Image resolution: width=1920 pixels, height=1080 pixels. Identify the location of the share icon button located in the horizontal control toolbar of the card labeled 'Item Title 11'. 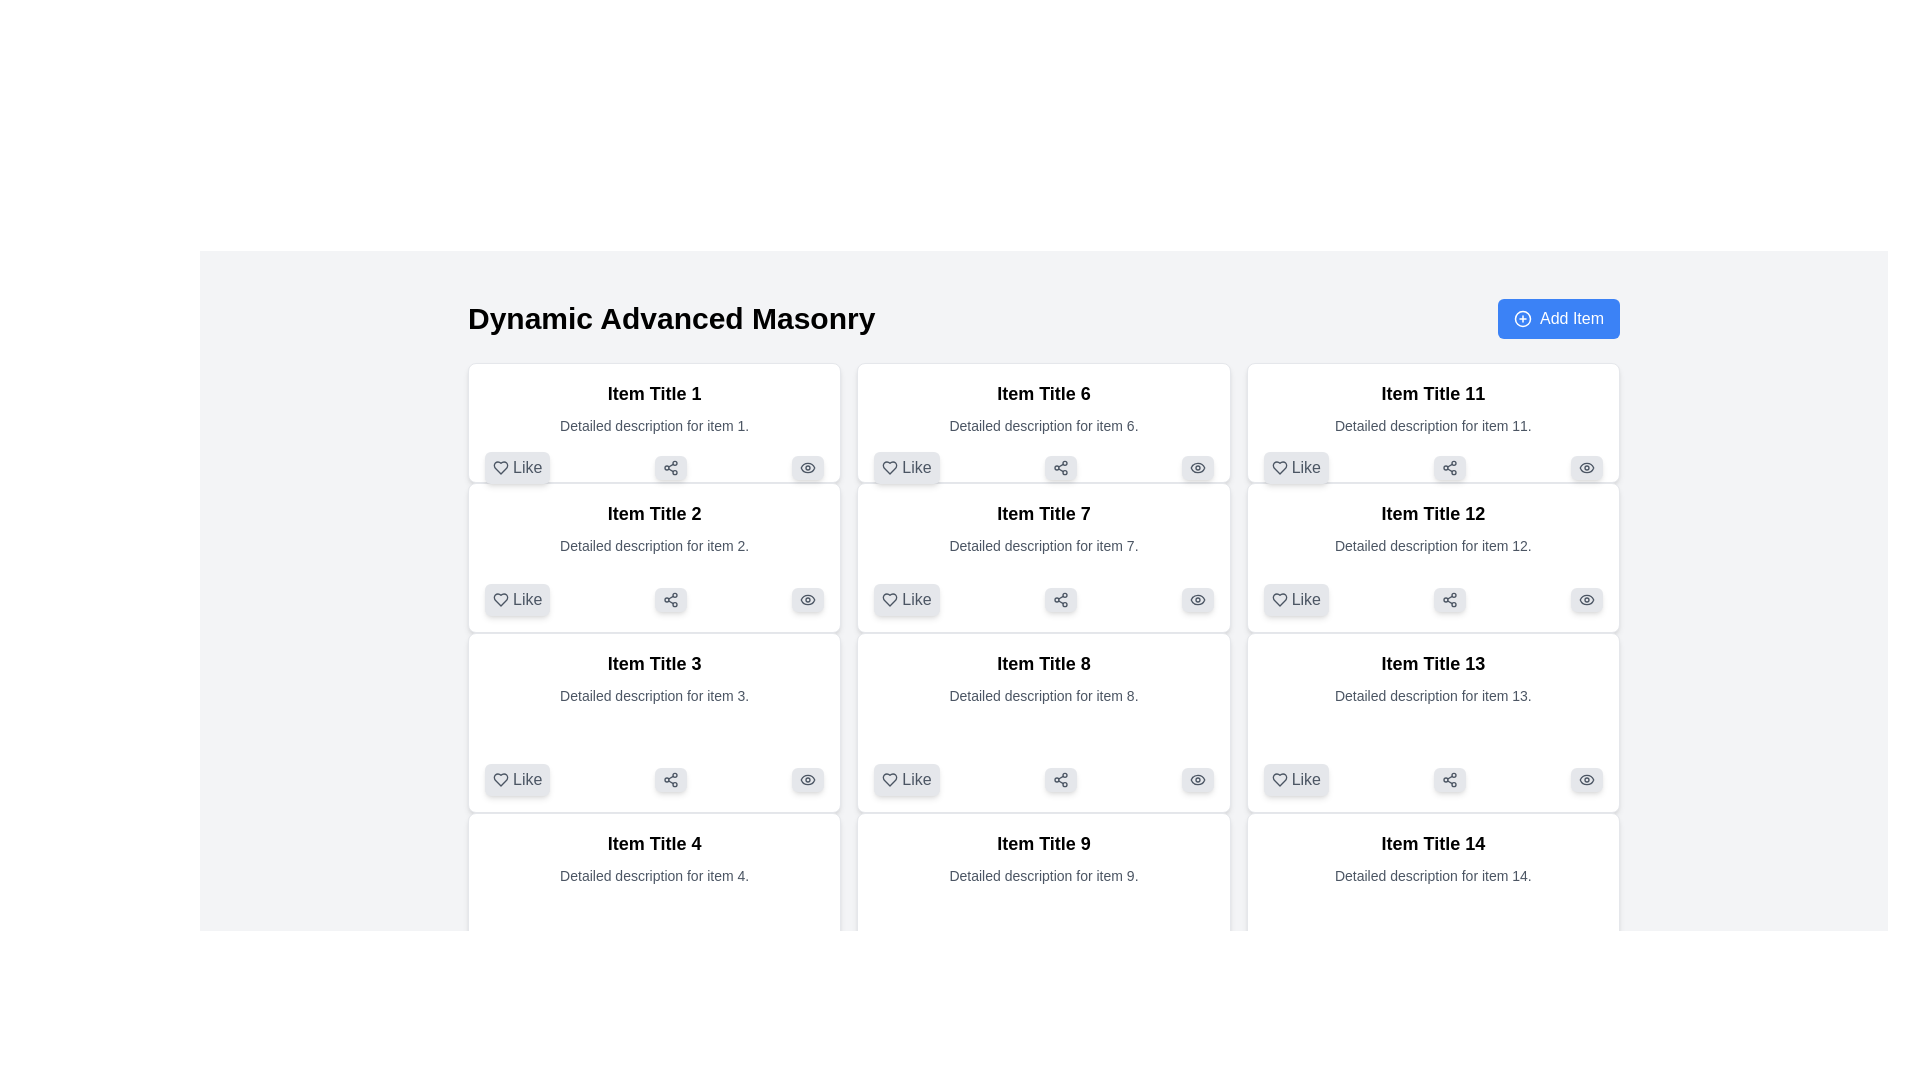
(1449, 467).